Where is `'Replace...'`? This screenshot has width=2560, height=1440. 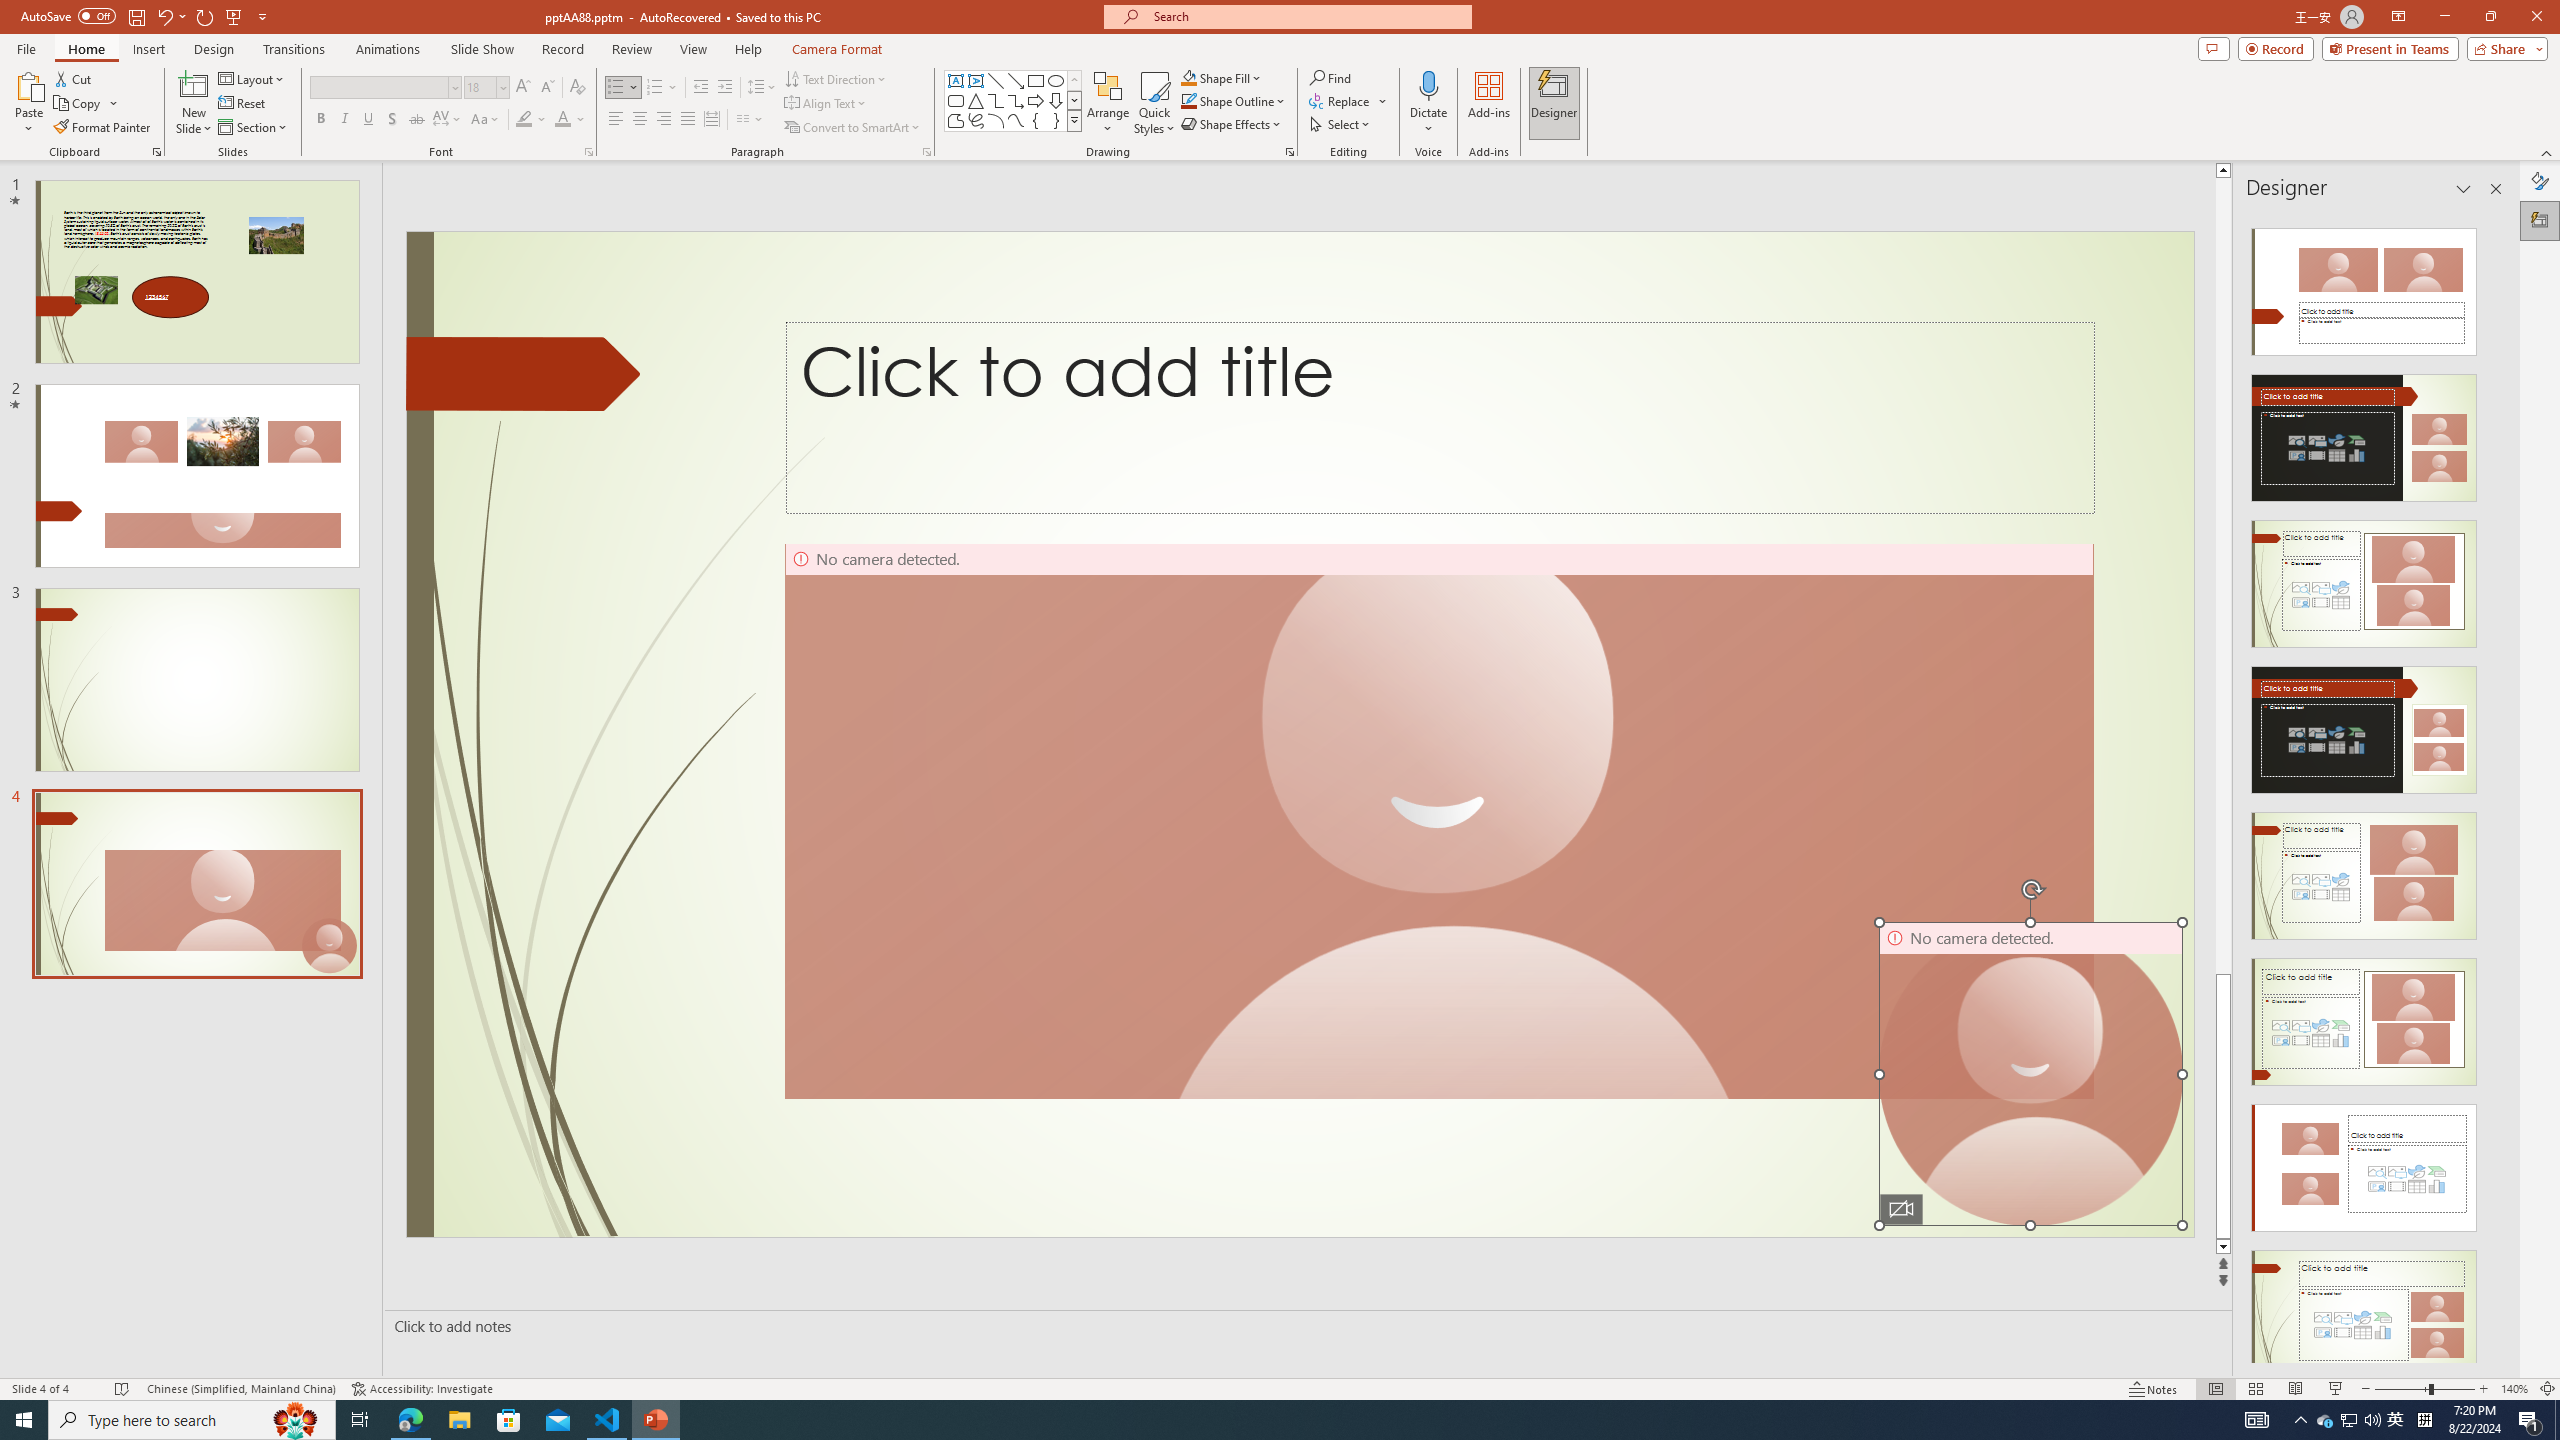
'Replace...' is located at coordinates (1341, 99).